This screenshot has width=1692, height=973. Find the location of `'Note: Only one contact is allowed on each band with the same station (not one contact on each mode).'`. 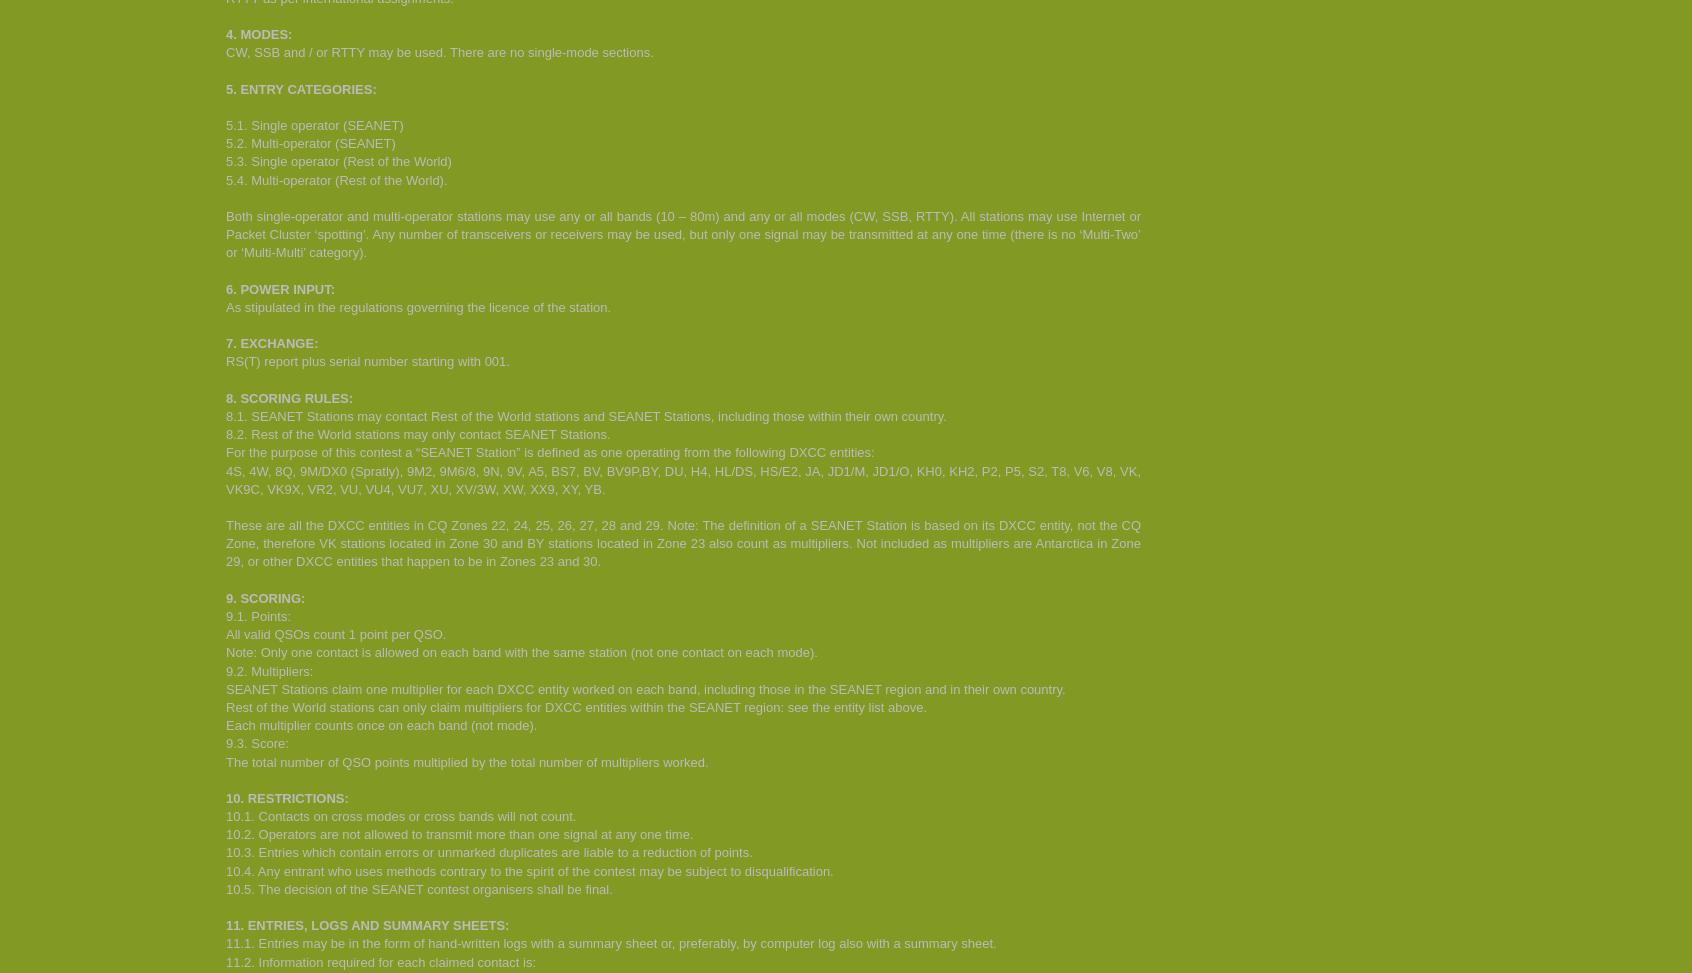

'Note: Only one contact is allowed on each band with the same station (not one contact on each mode).' is located at coordinates (226, 651).